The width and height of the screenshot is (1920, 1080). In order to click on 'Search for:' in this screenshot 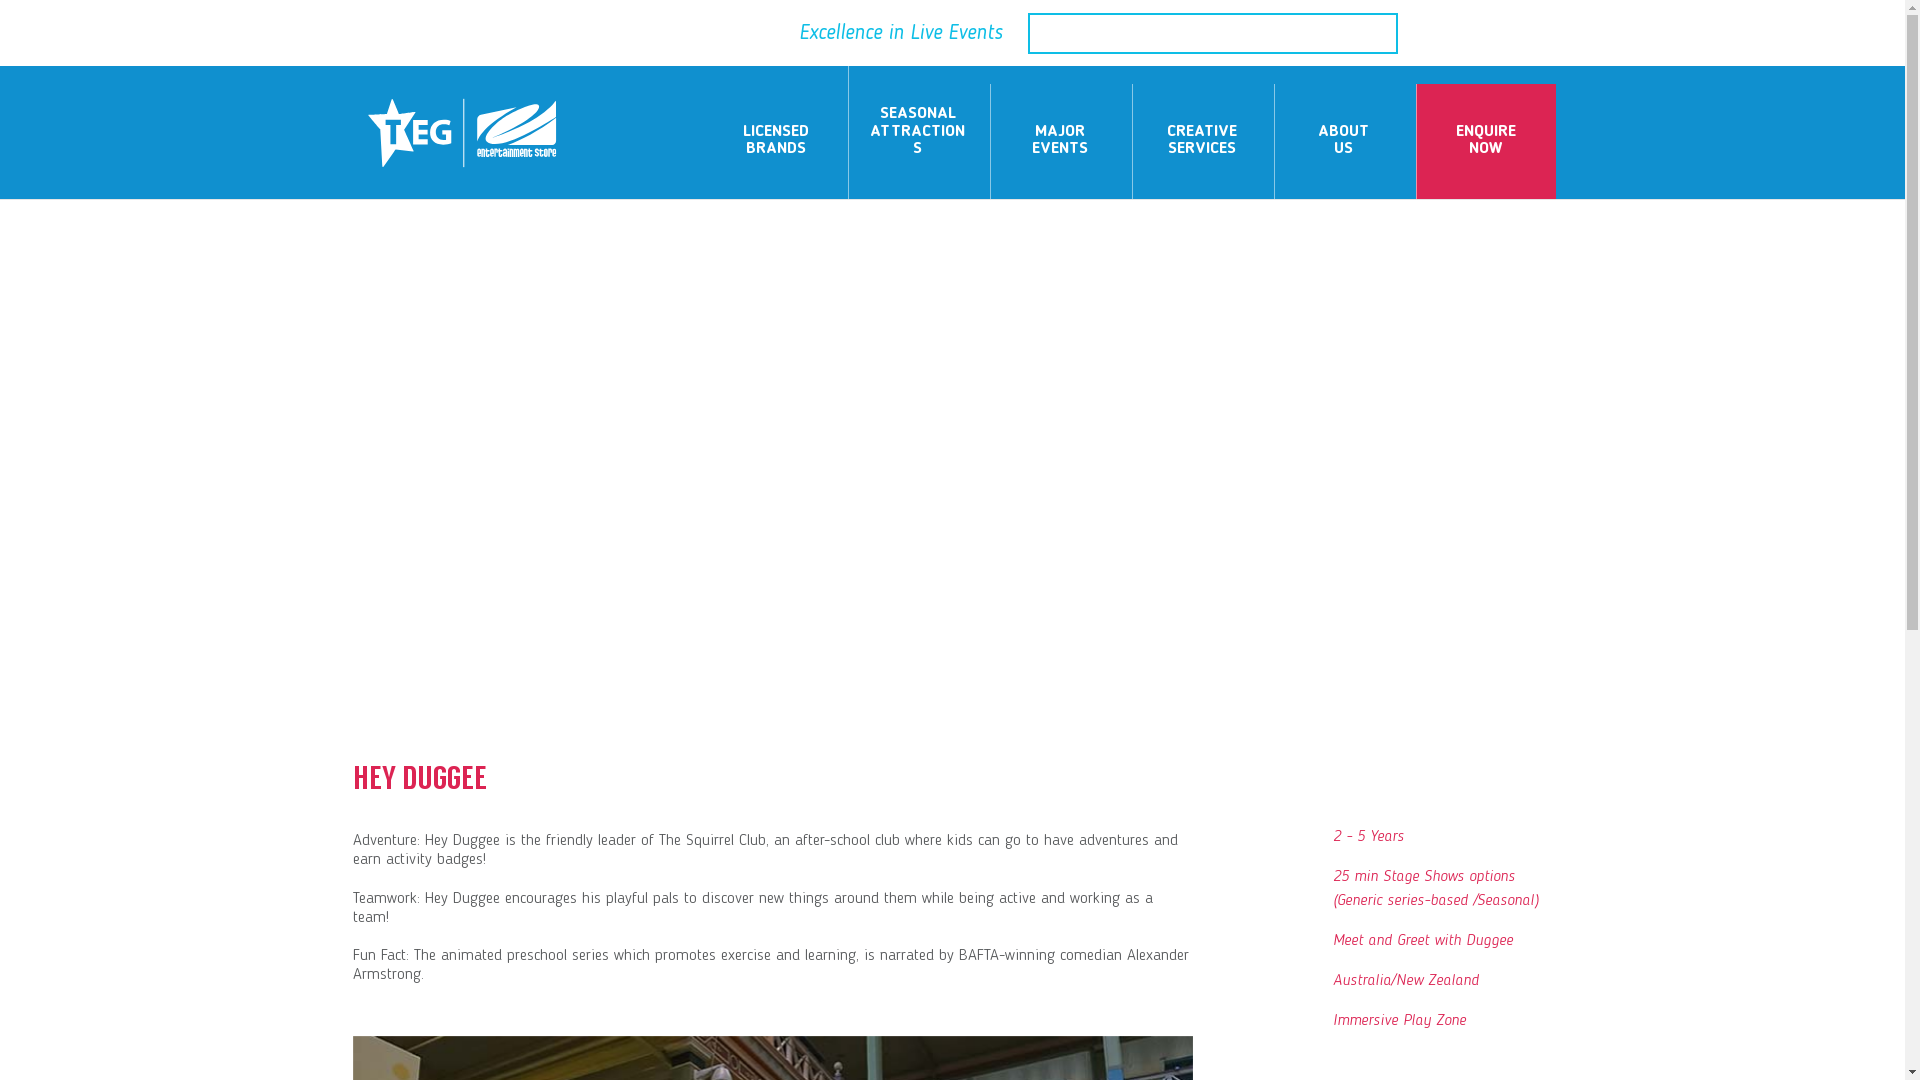, I will do `click(1212, 33)`.